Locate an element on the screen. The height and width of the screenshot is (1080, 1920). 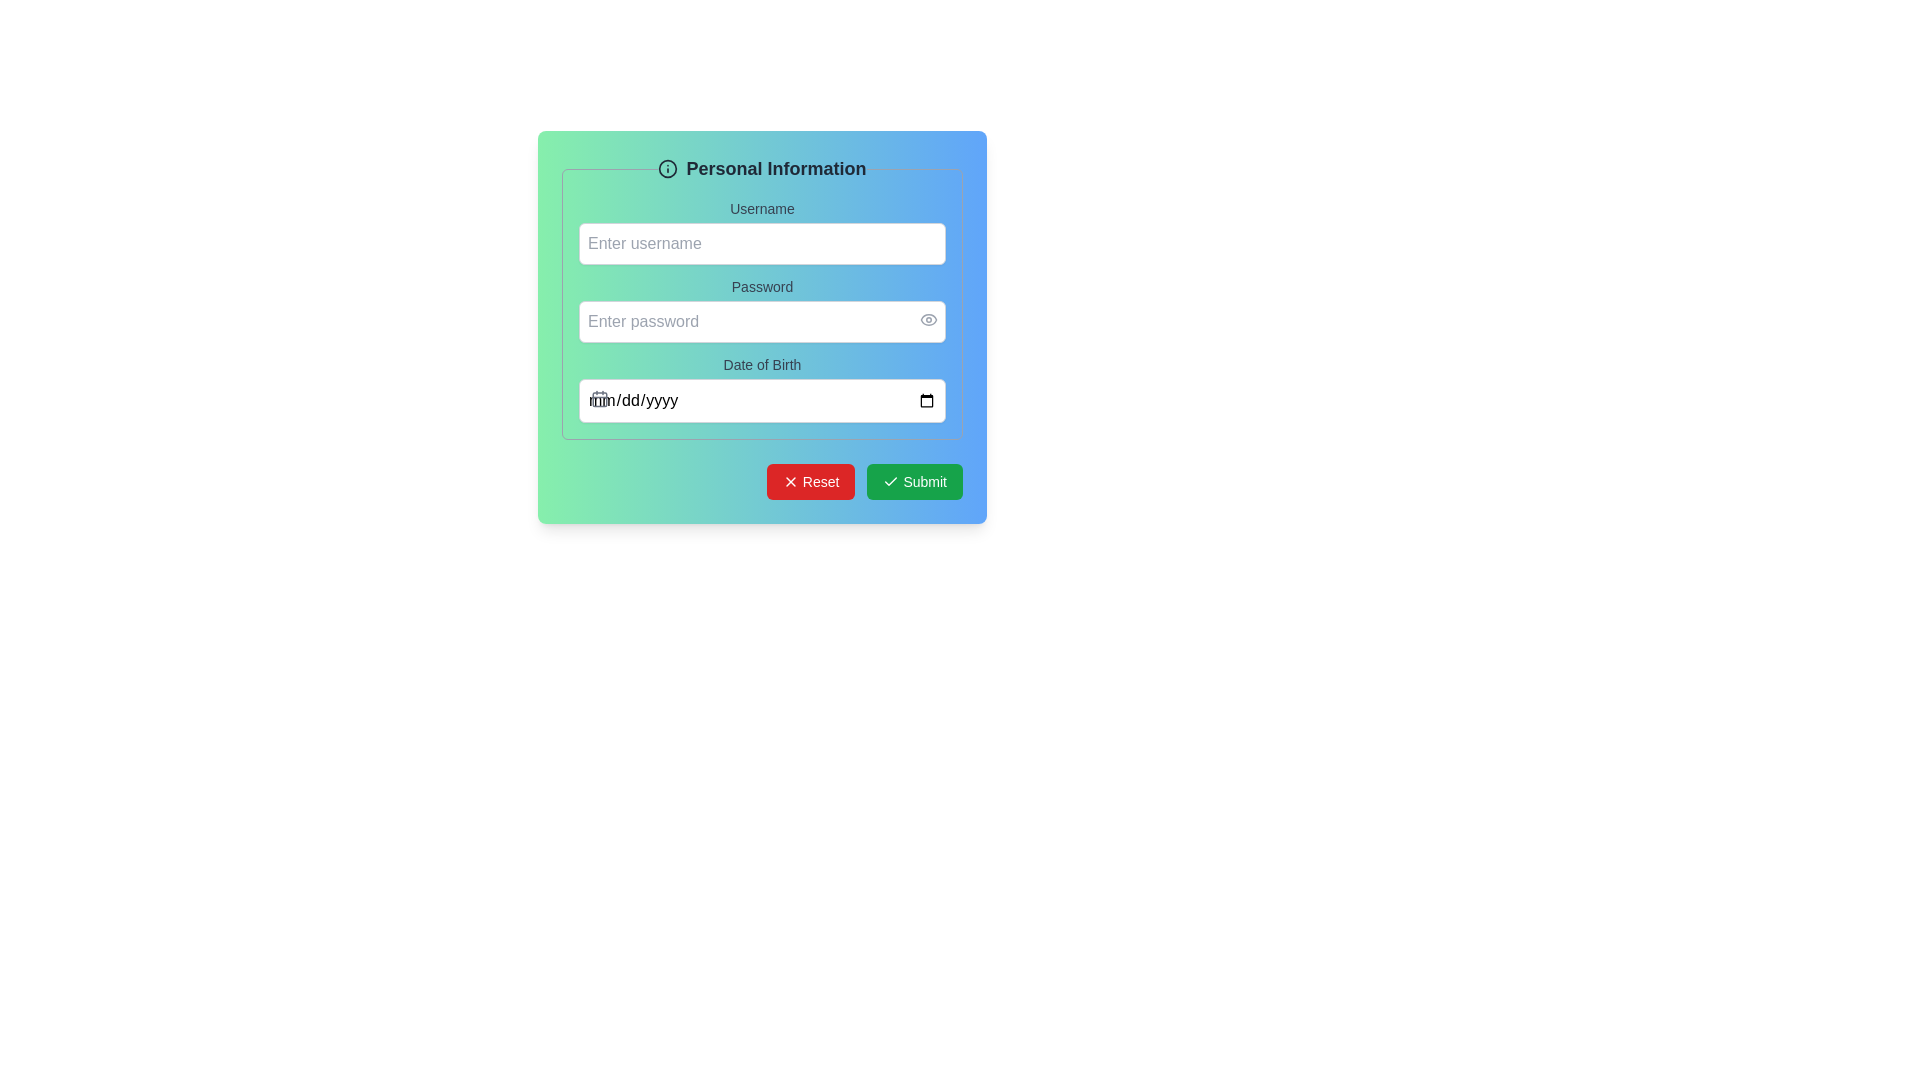
the reset button located in the bottom-right section of the form, which is aligned to the left of the 'Submit' button is located at coordinates (811, 482).